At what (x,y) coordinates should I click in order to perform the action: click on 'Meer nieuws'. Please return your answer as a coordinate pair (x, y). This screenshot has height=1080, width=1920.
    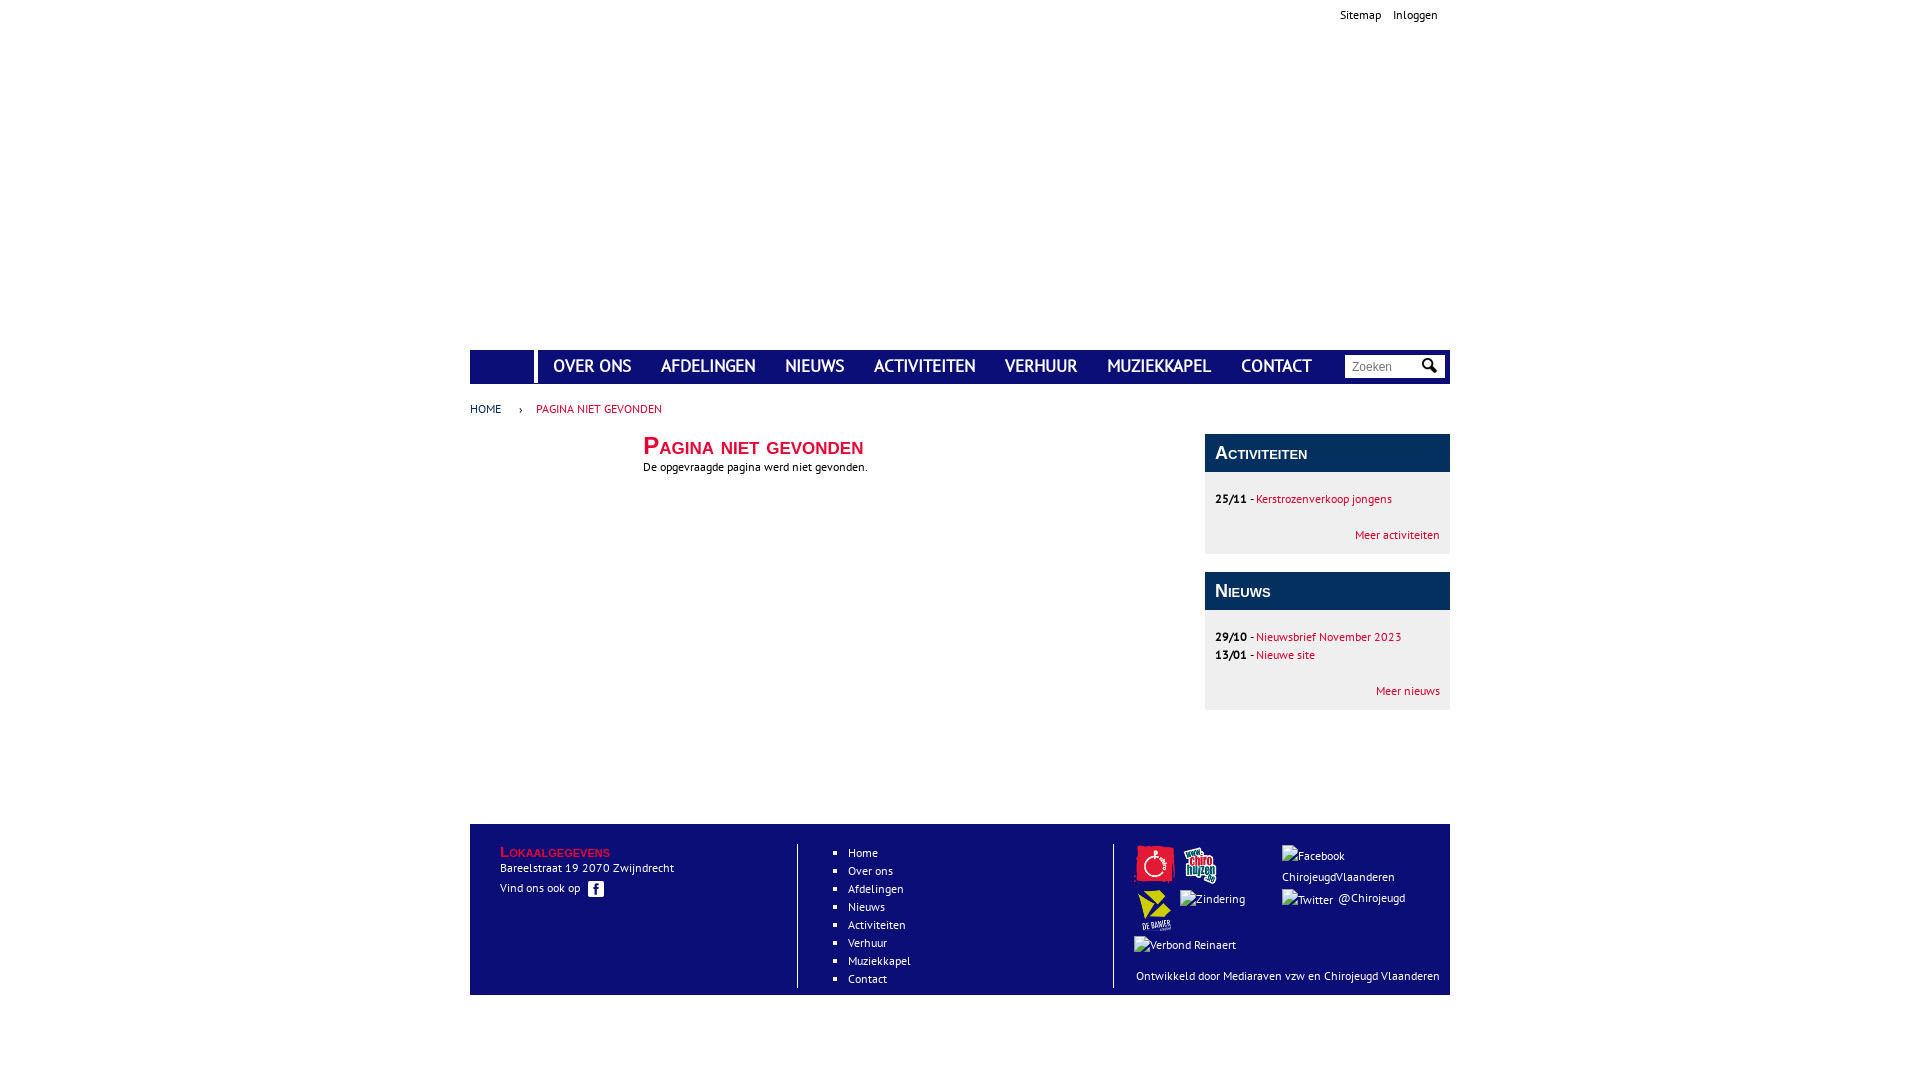
    Looking at the image, I should click on (1406, 689).